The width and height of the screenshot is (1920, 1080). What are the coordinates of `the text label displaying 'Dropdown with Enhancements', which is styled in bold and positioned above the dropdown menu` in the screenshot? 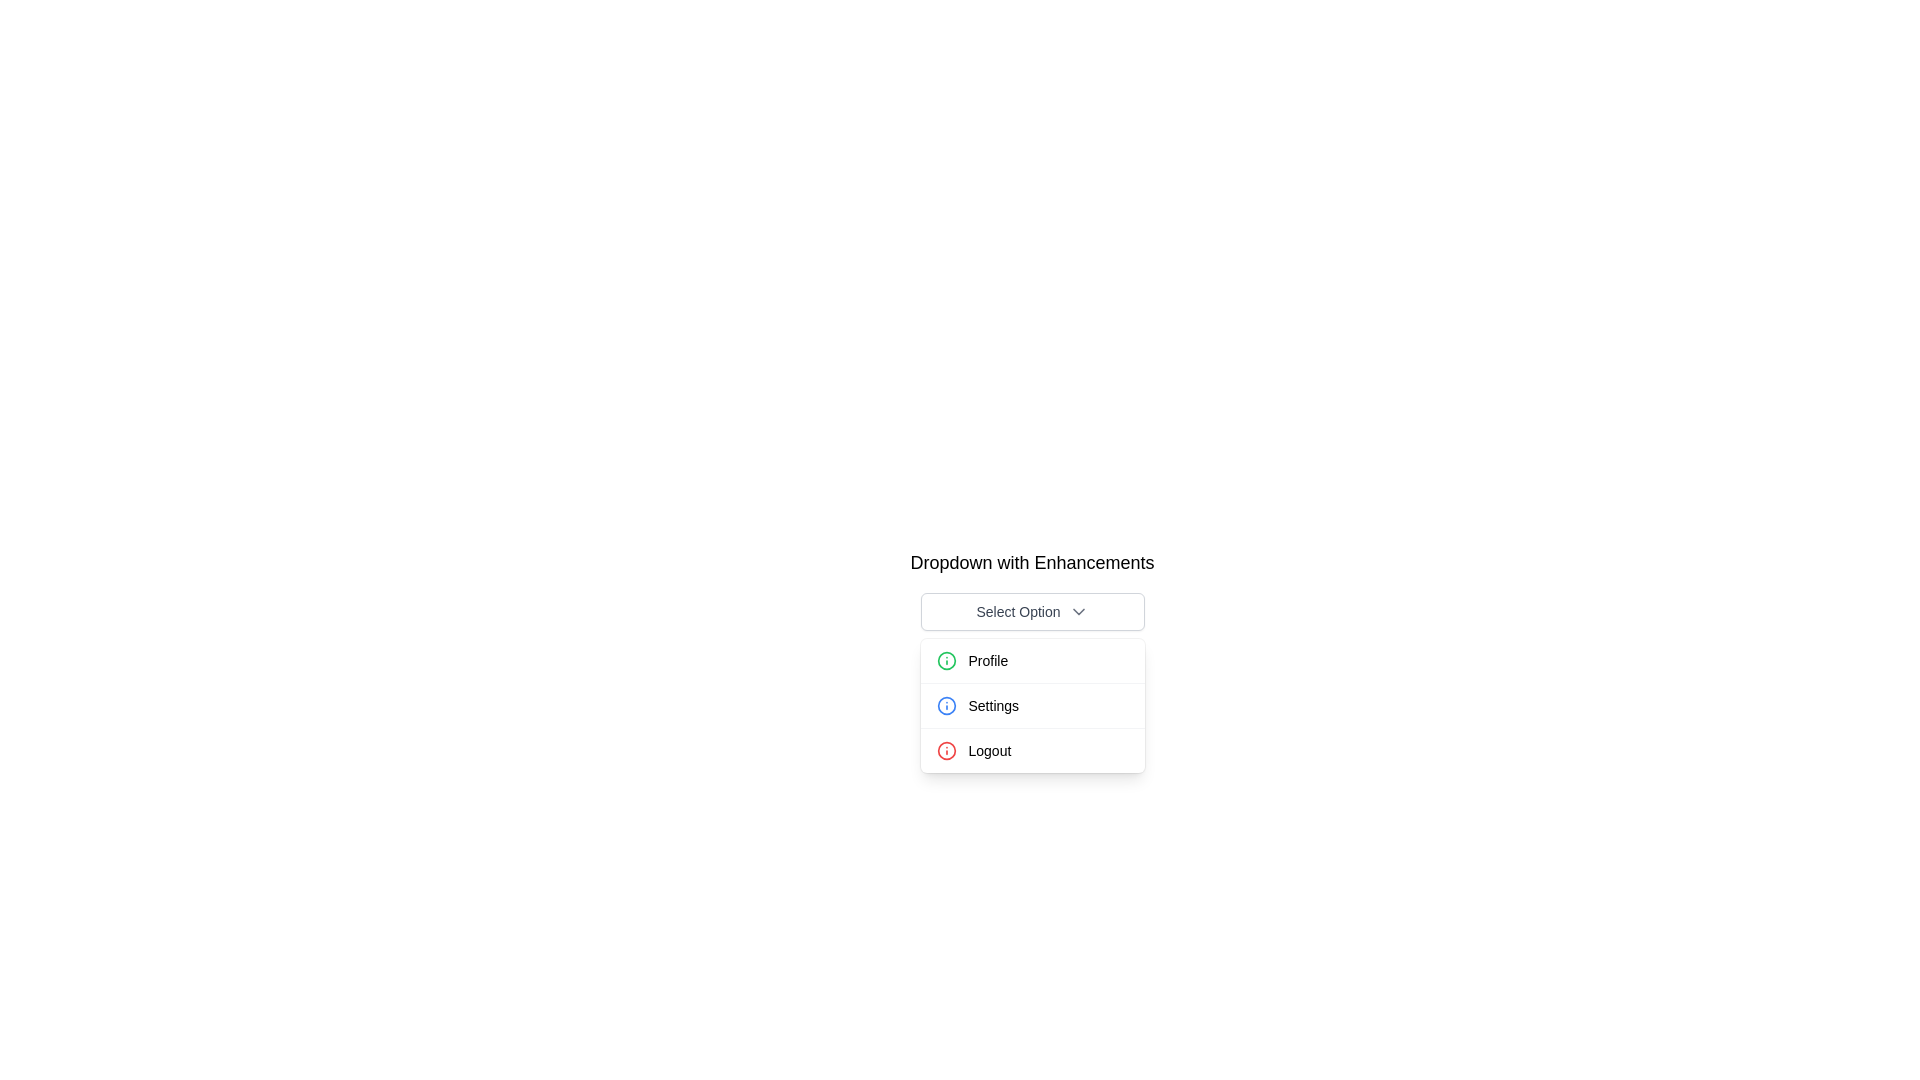 It's located at (1032, 563).